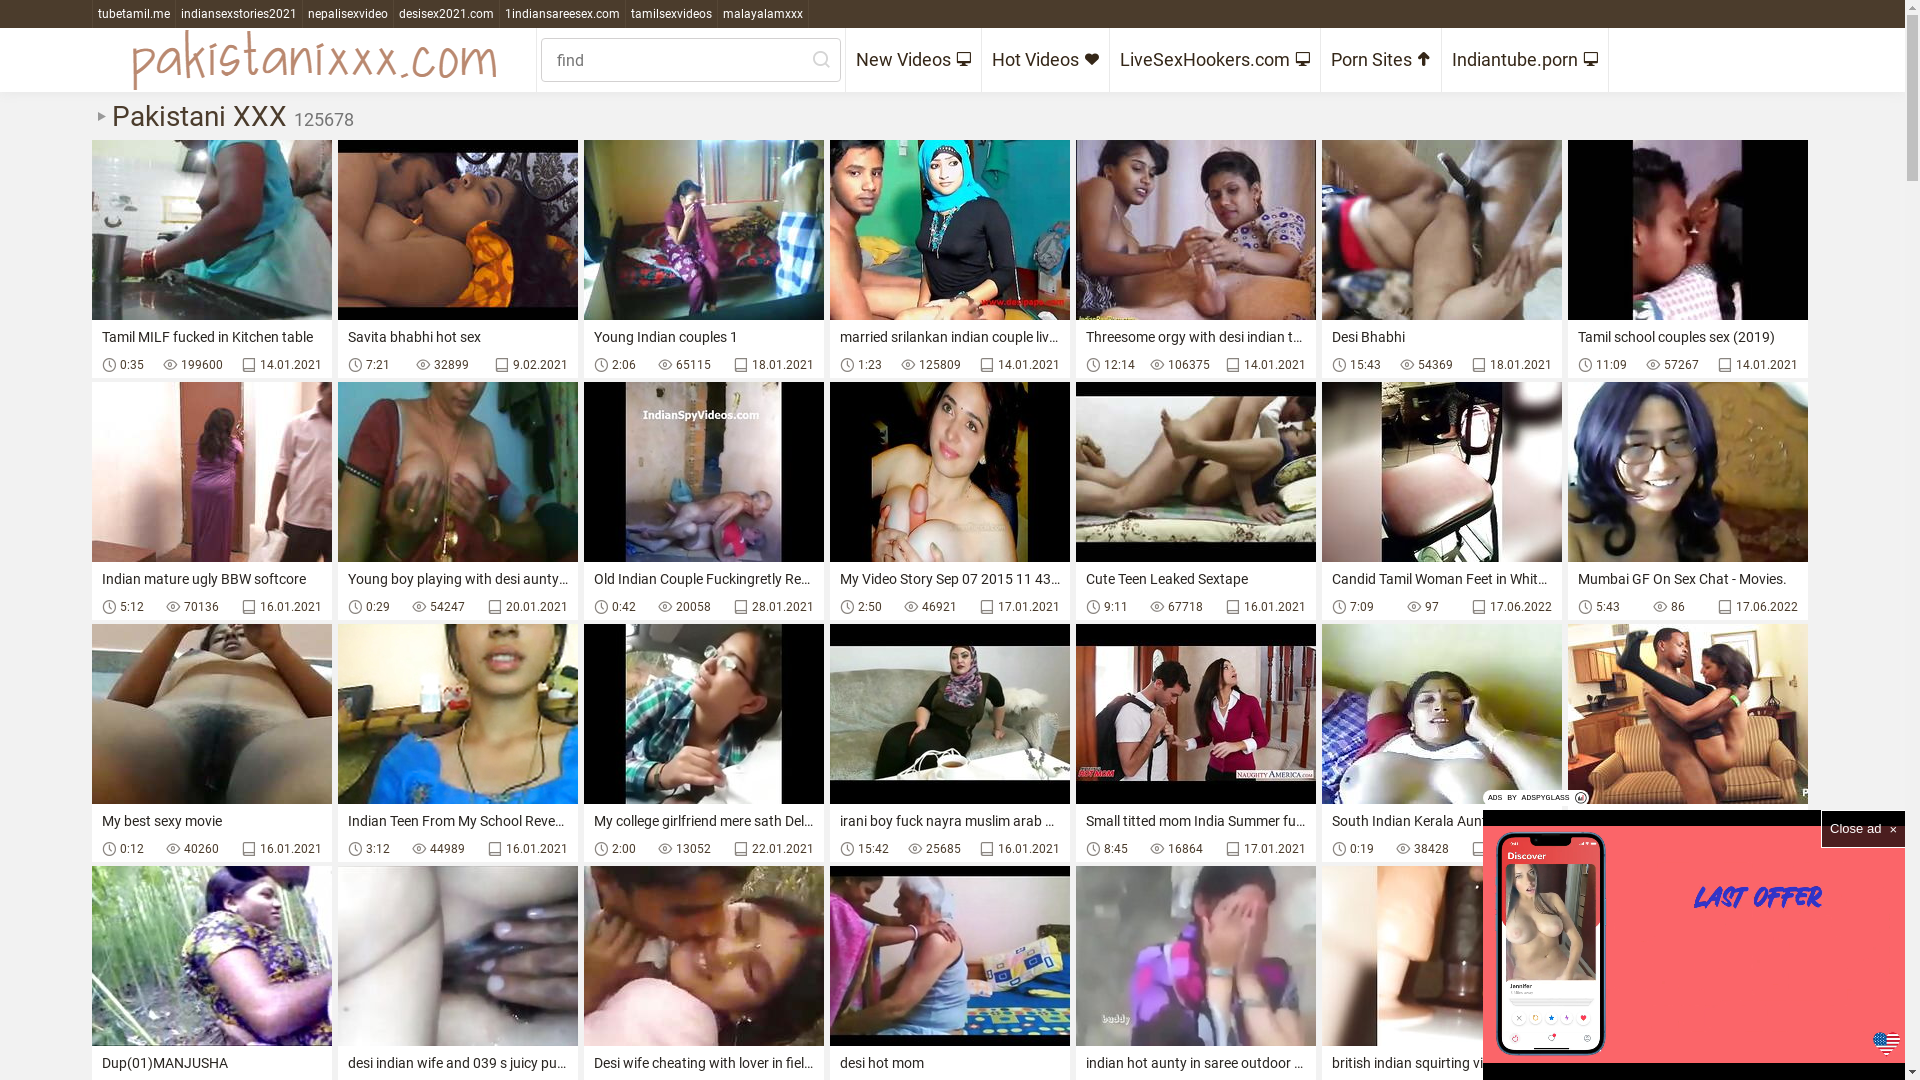 Image resolution: width=1920 pixels, height=1080 pixels. What do you see at coordinates (239, 14) in the screenshot?
I see `'indiansexstories2021'` at bounding box center [239, 14].